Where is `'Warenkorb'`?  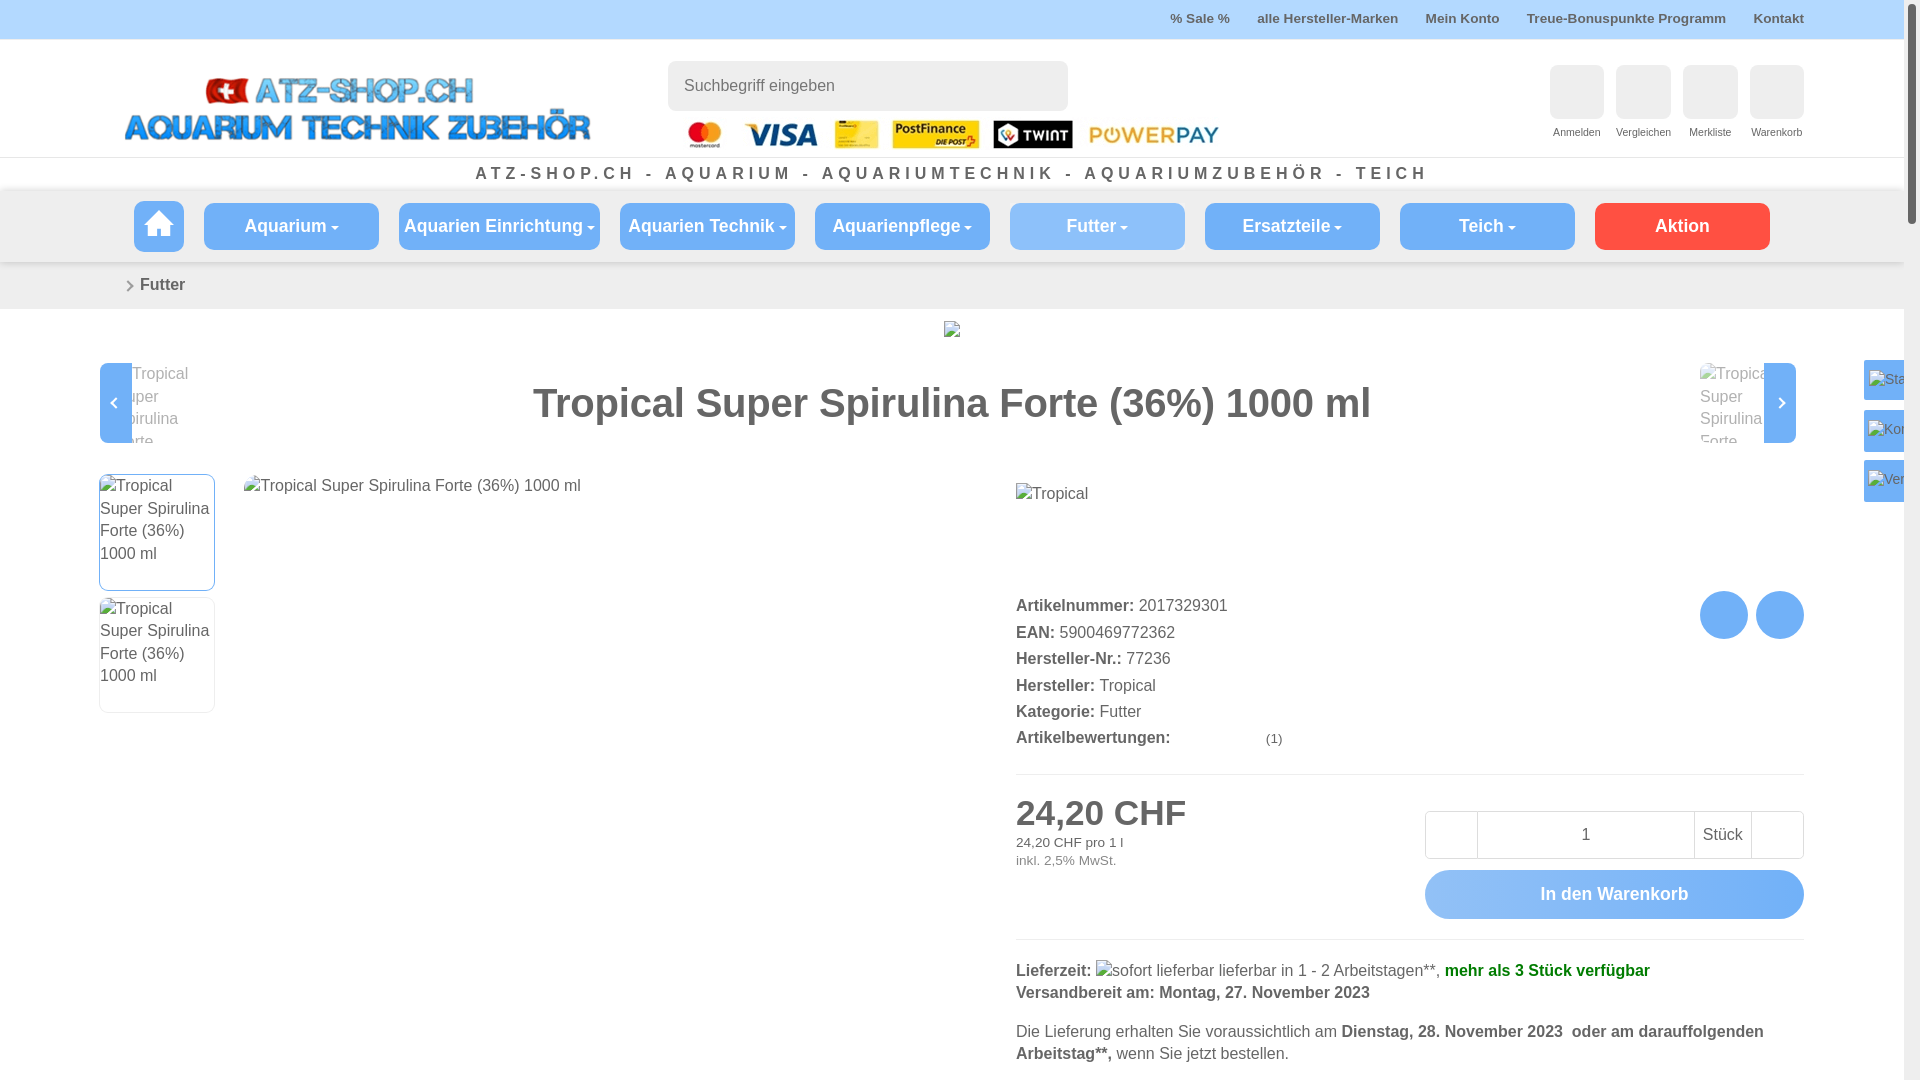
'Warenkorb' is located at coordinates (1776, 132).